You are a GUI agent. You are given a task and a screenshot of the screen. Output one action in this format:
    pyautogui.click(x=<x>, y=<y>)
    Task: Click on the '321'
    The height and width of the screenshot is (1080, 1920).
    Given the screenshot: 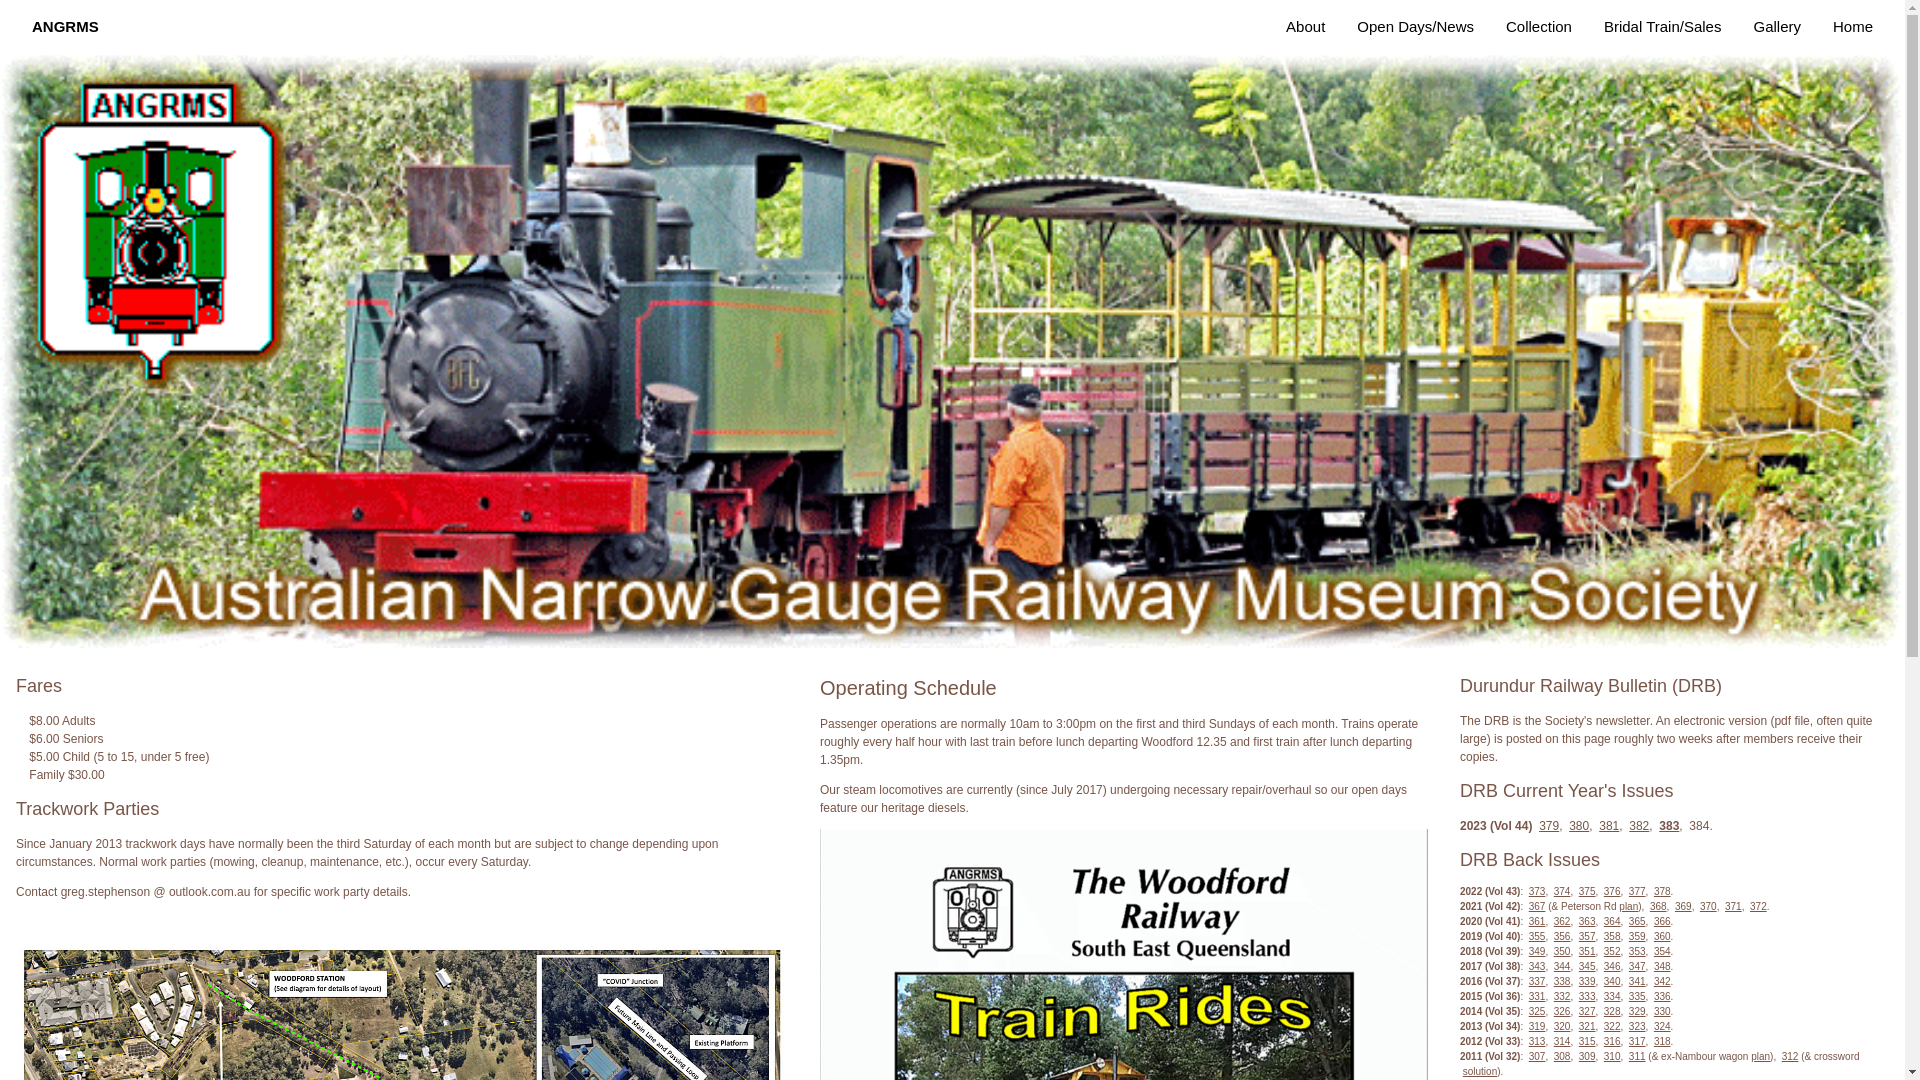 What is the action you would take?
    pyautogui.click(x=1586, y=1026)
    